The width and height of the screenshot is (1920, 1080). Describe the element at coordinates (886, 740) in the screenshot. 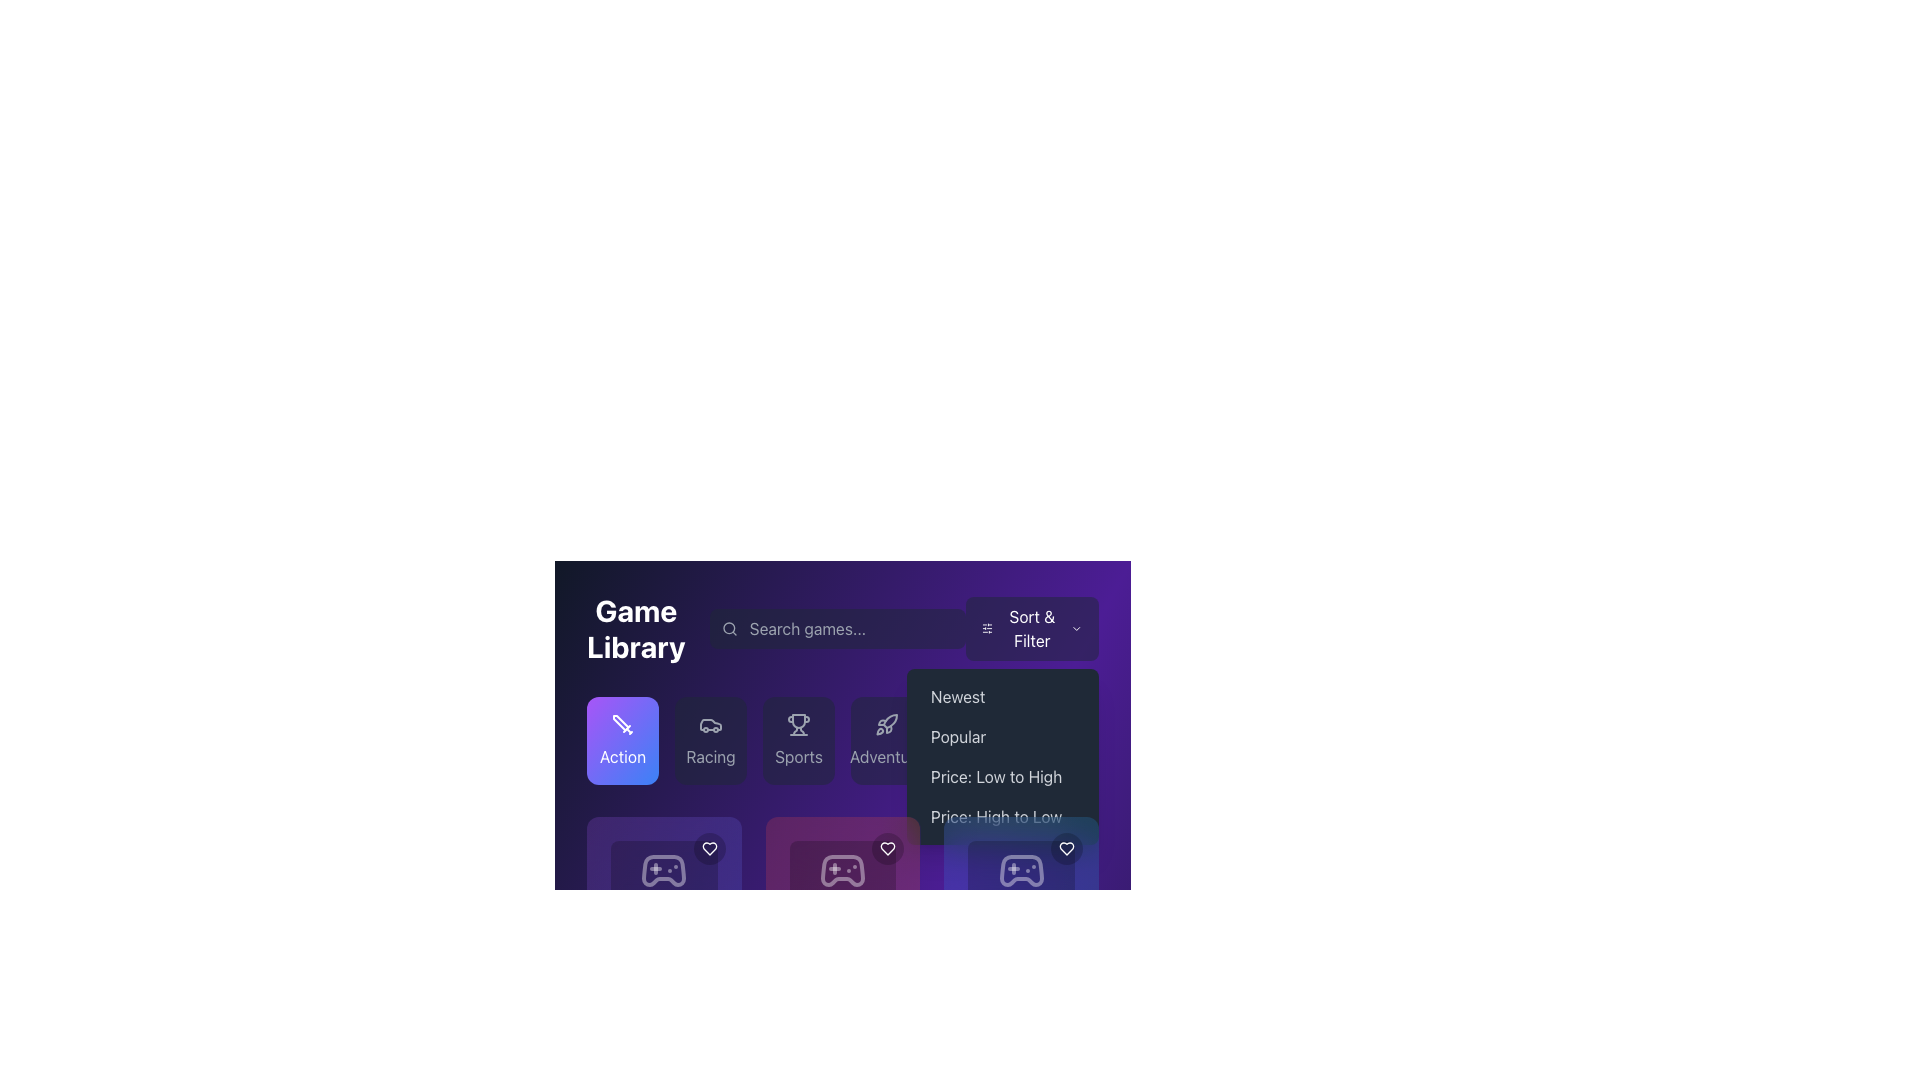

I see `the 'Adventure' category selection button to visually highlight it. This button is located in the fourth position of a row containing six buttons in a grid layout` at that location.